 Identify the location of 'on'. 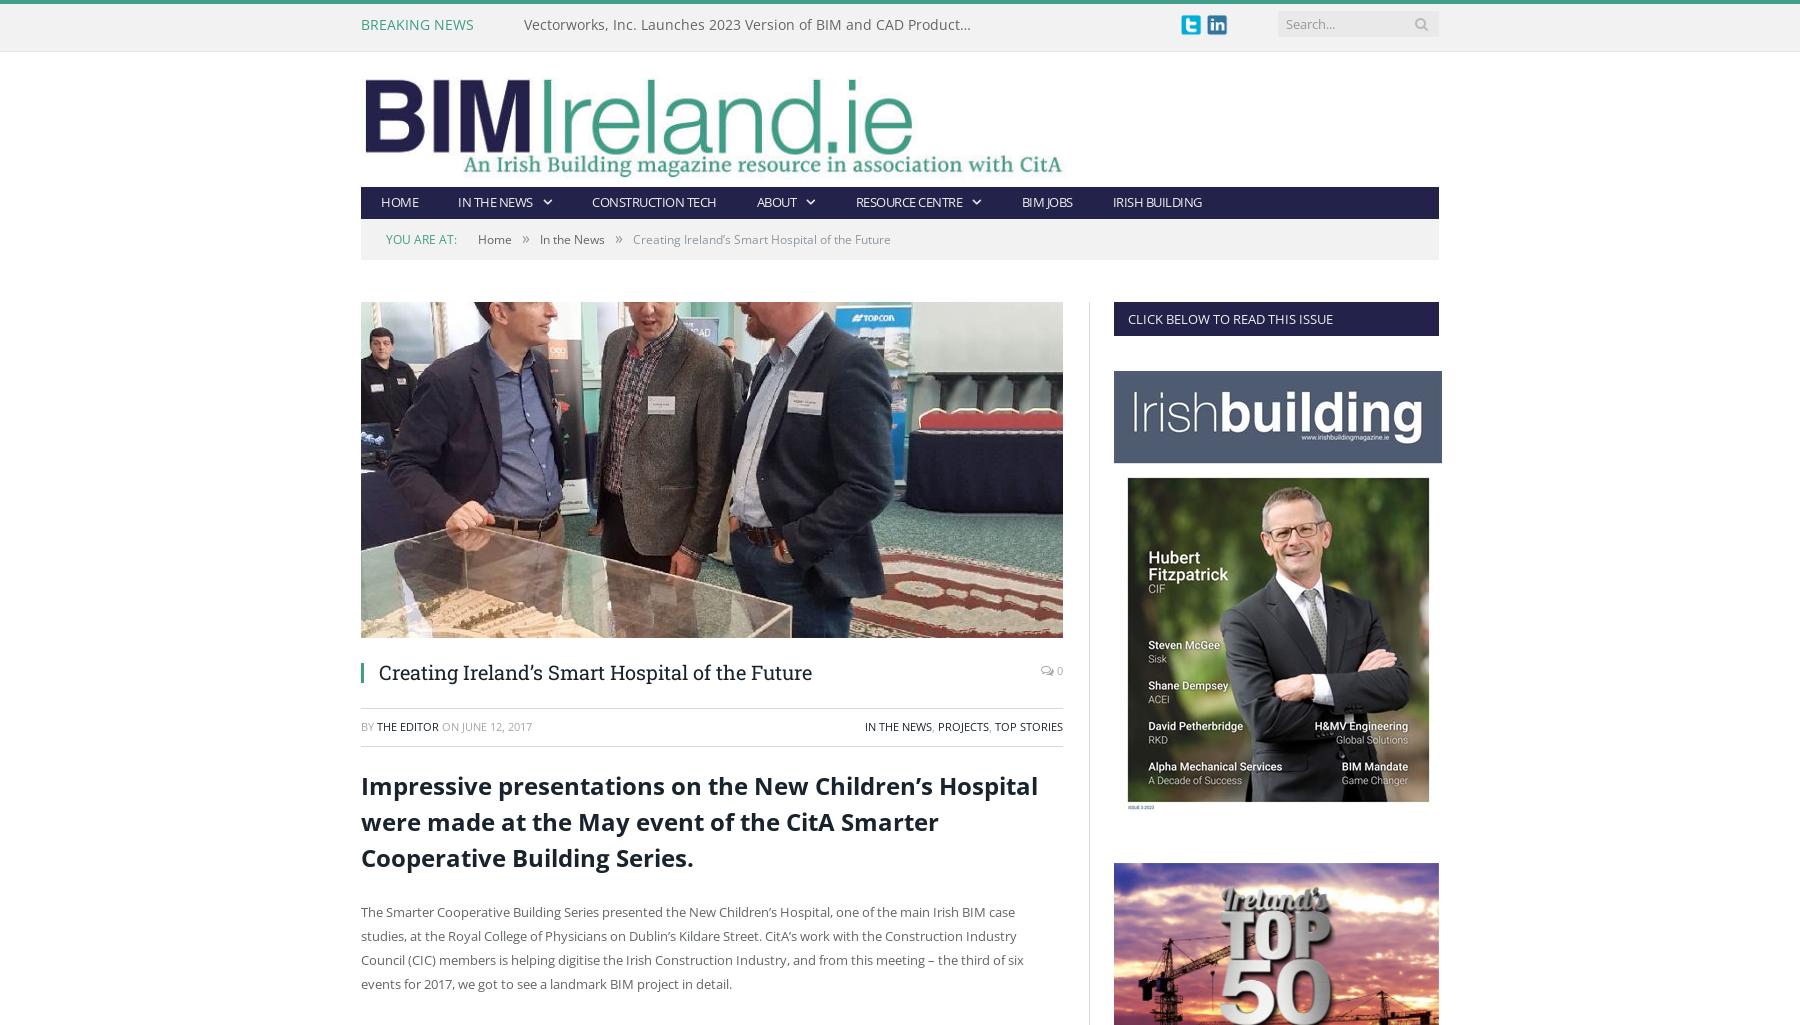
(450, 725).